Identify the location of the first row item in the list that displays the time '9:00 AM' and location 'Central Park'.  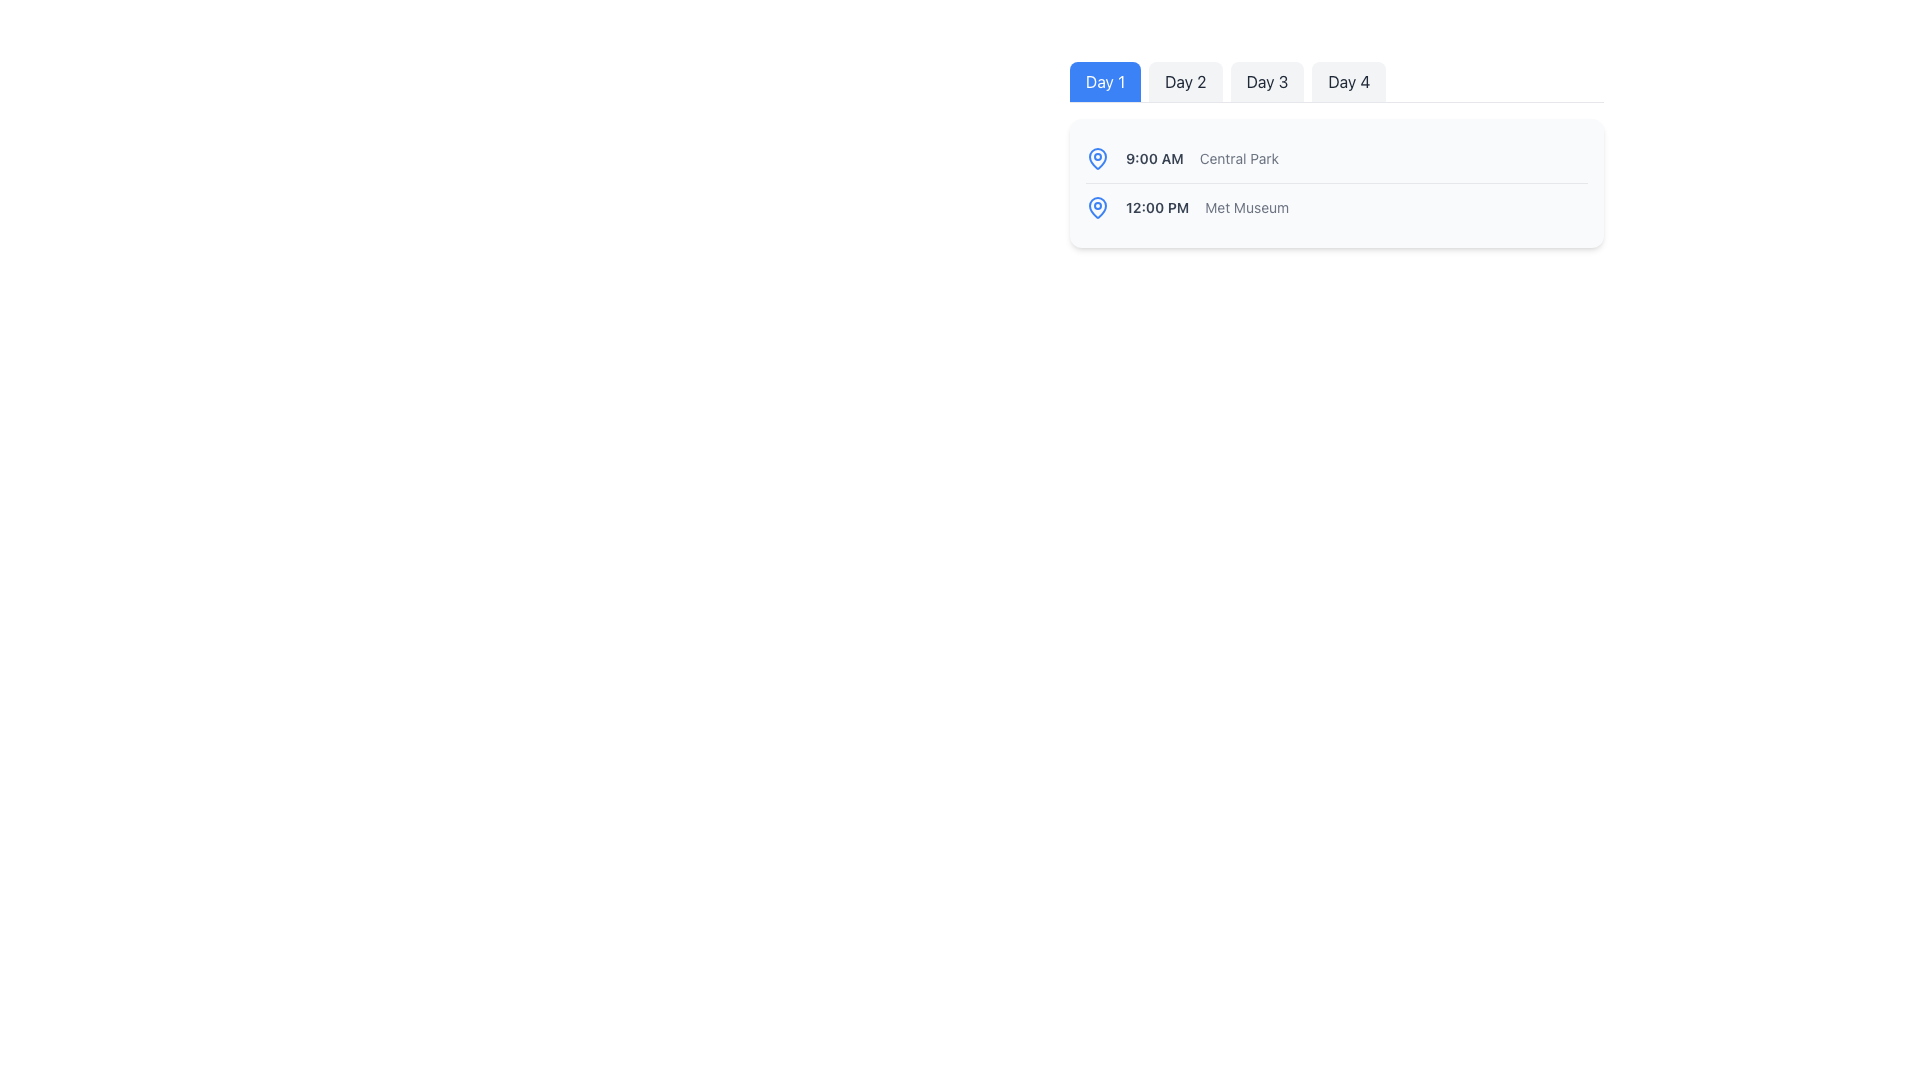
(1337, 157).